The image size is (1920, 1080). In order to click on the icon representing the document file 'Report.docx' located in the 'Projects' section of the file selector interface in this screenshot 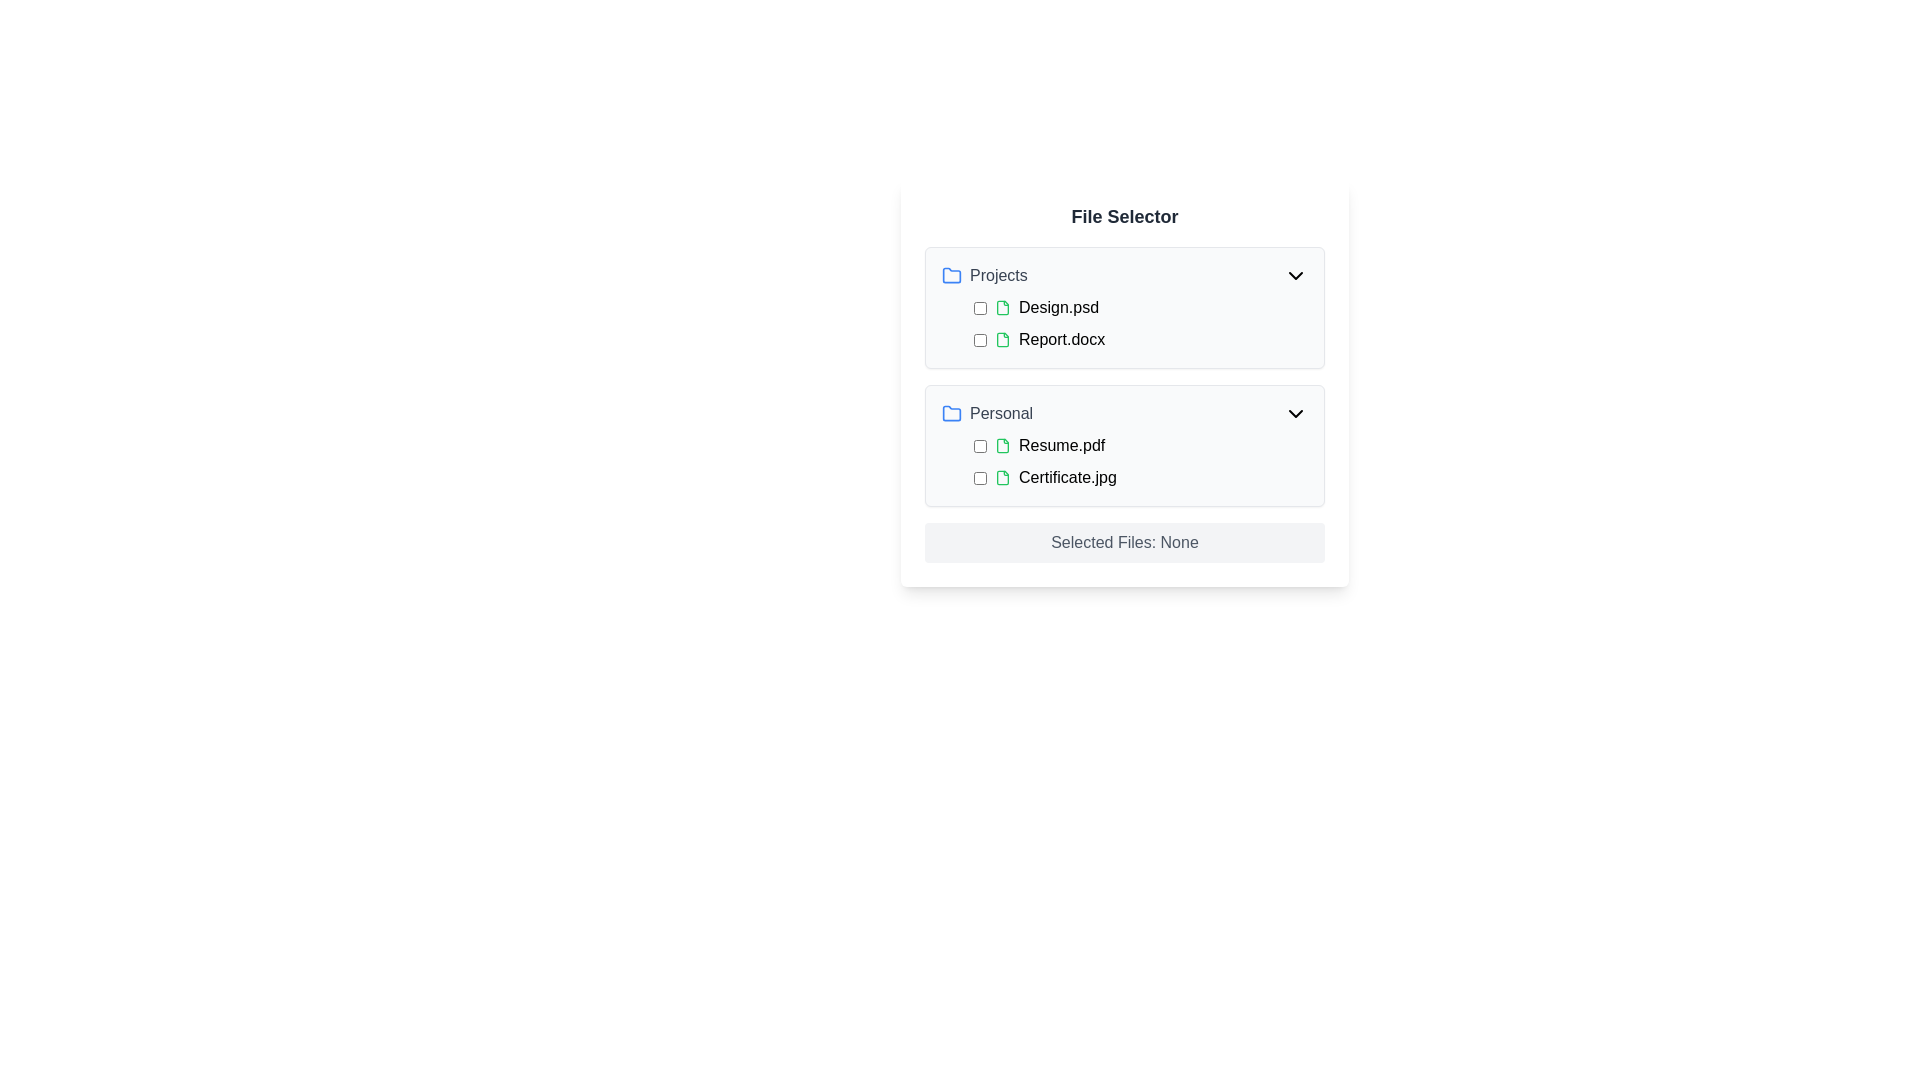, I will do `click(1003, 338)`.